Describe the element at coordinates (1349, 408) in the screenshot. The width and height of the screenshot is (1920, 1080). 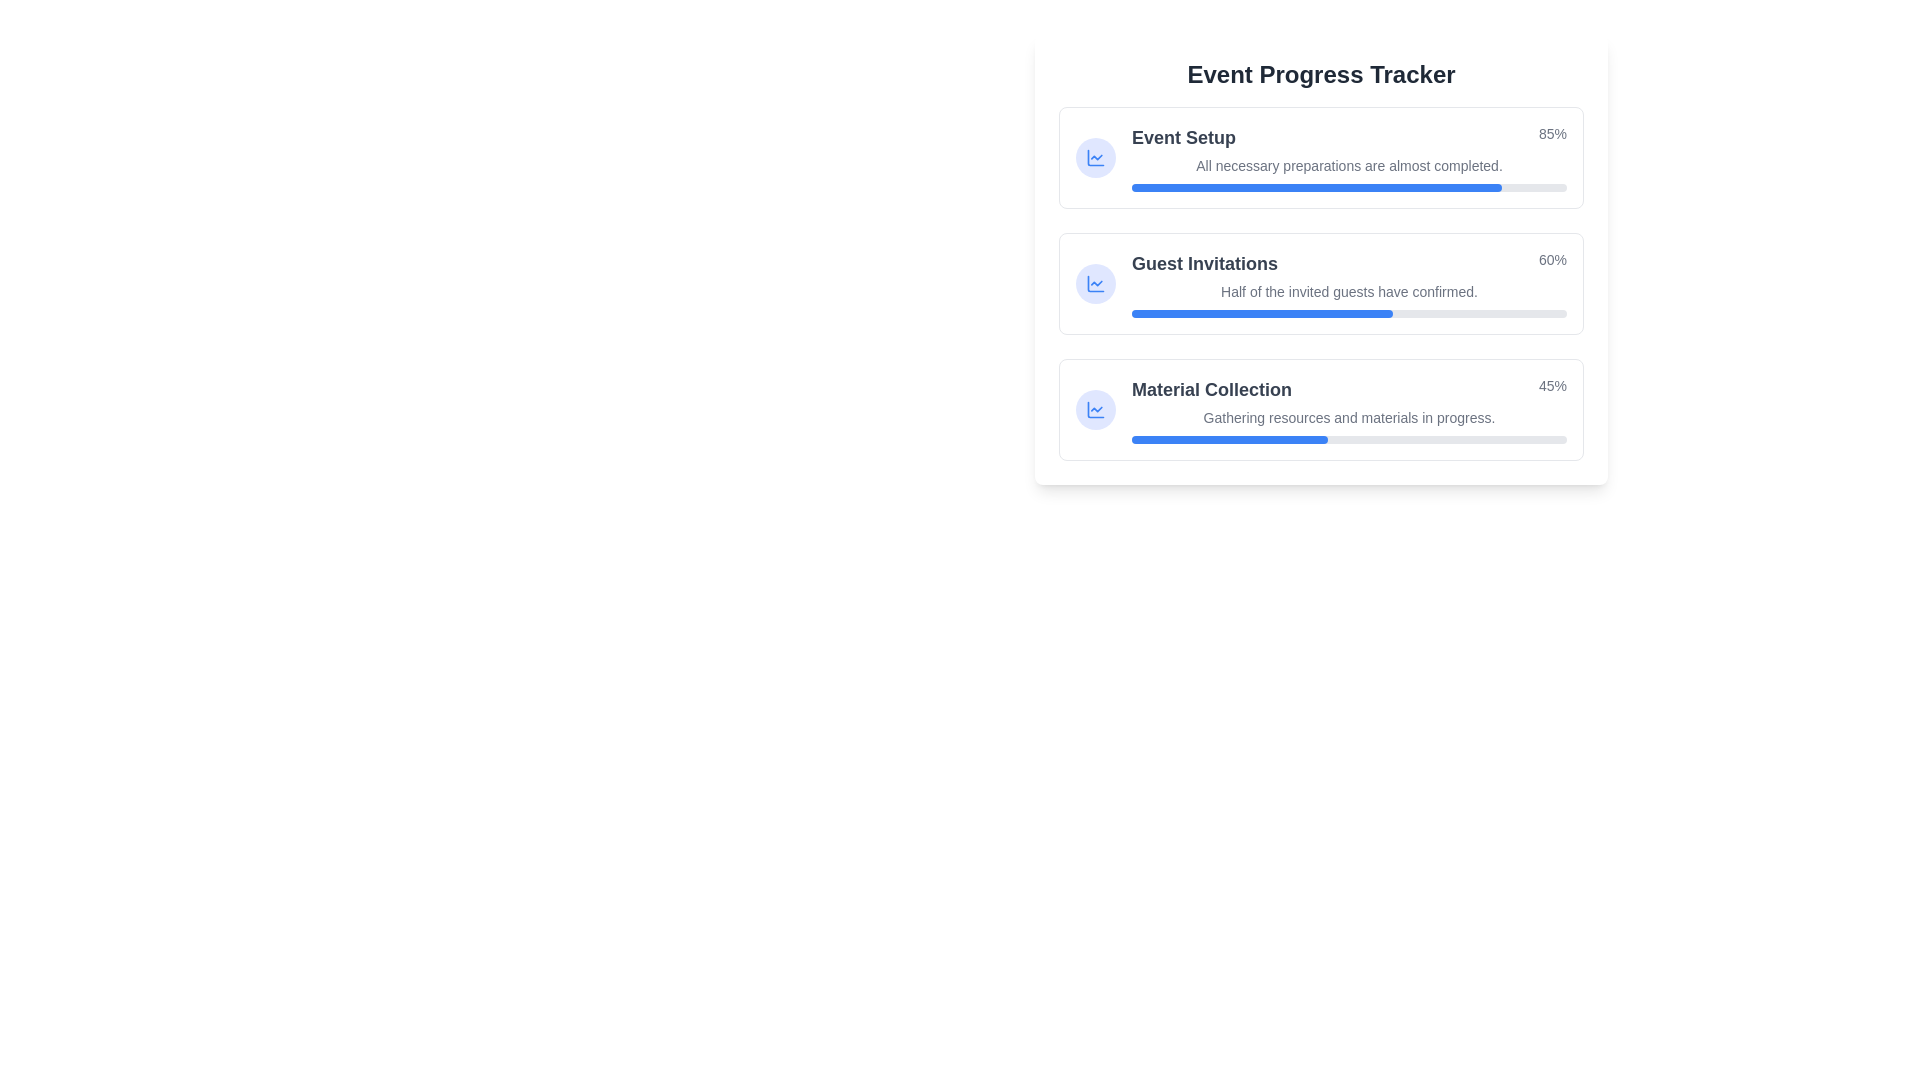
I see `progress percentage value from the third progress tracker item labeled 'Material Collection', which visually represents the task's progress with a numeric indicator and a graphical progress bar` at that location.